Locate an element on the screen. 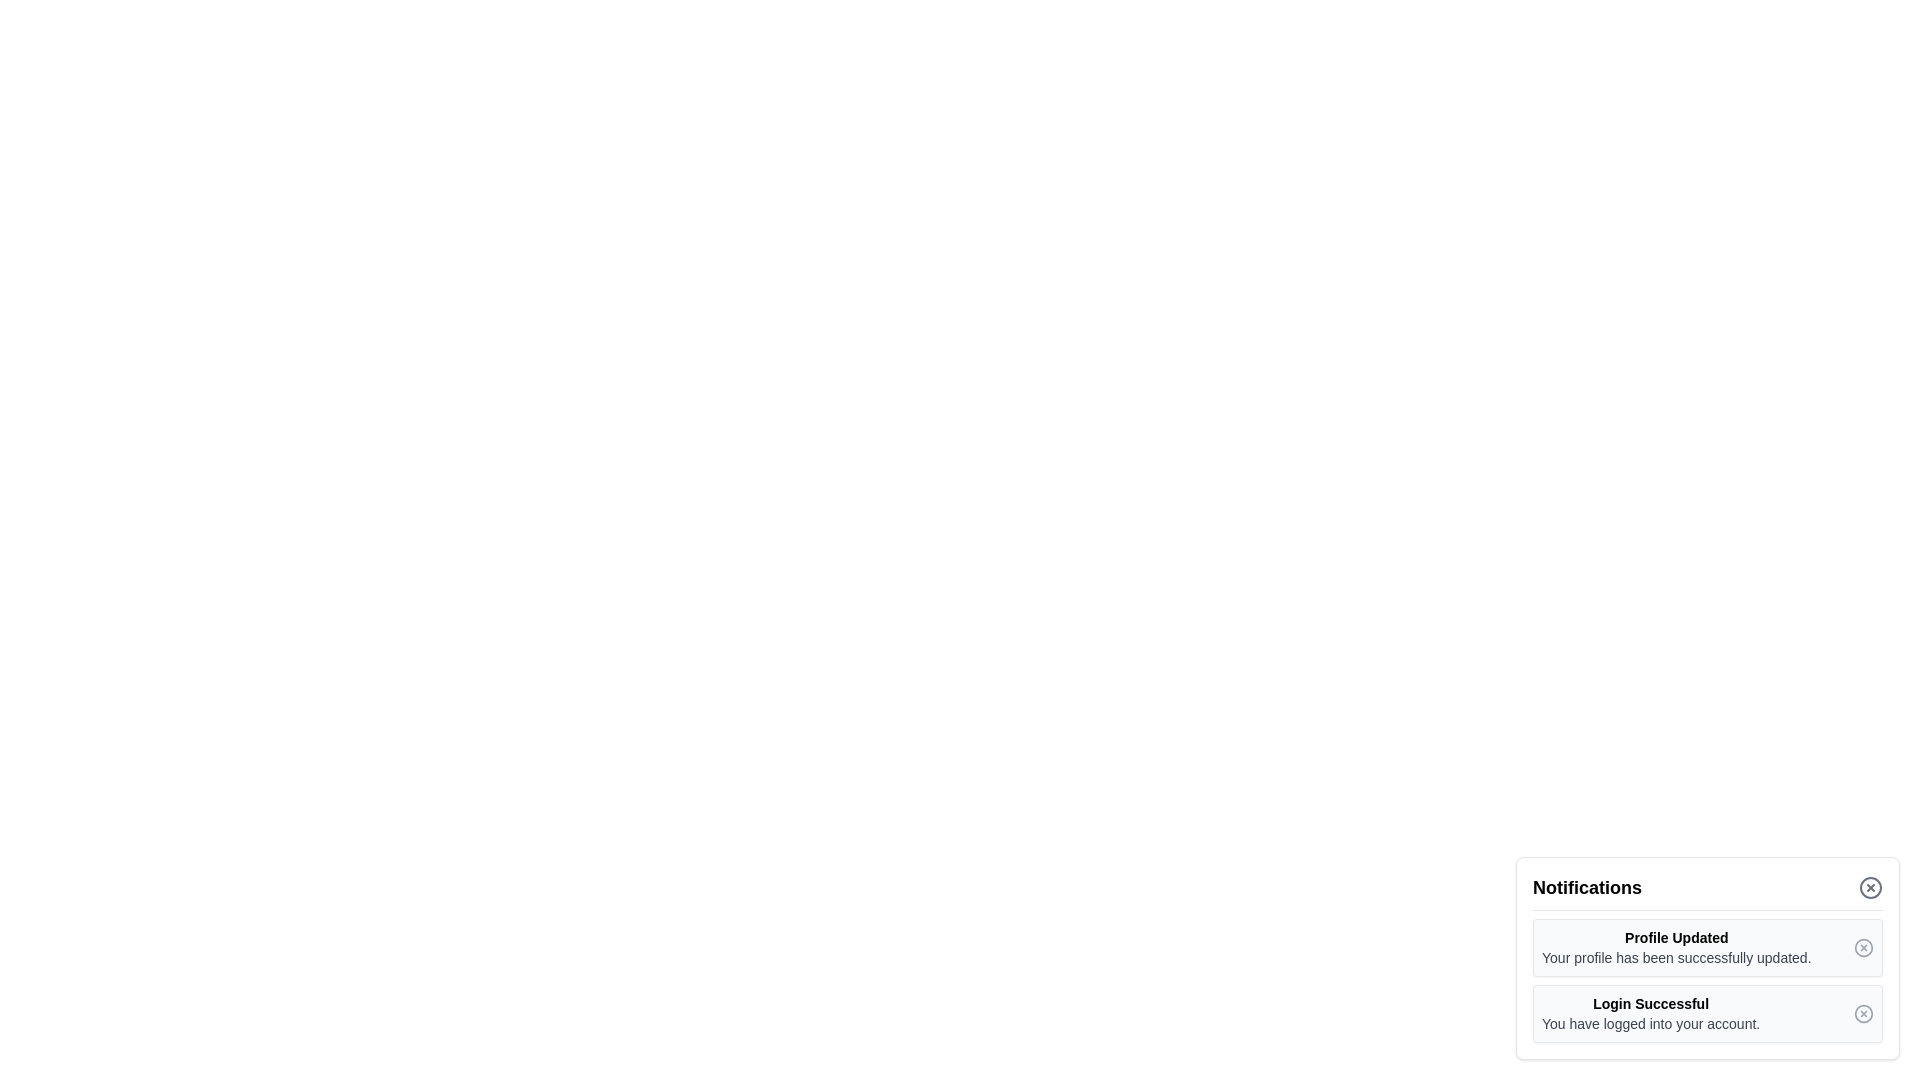  text content of the notification header indicating a successful login, which is the first line of text in the notification section is located at coordinates (1651, 1003).